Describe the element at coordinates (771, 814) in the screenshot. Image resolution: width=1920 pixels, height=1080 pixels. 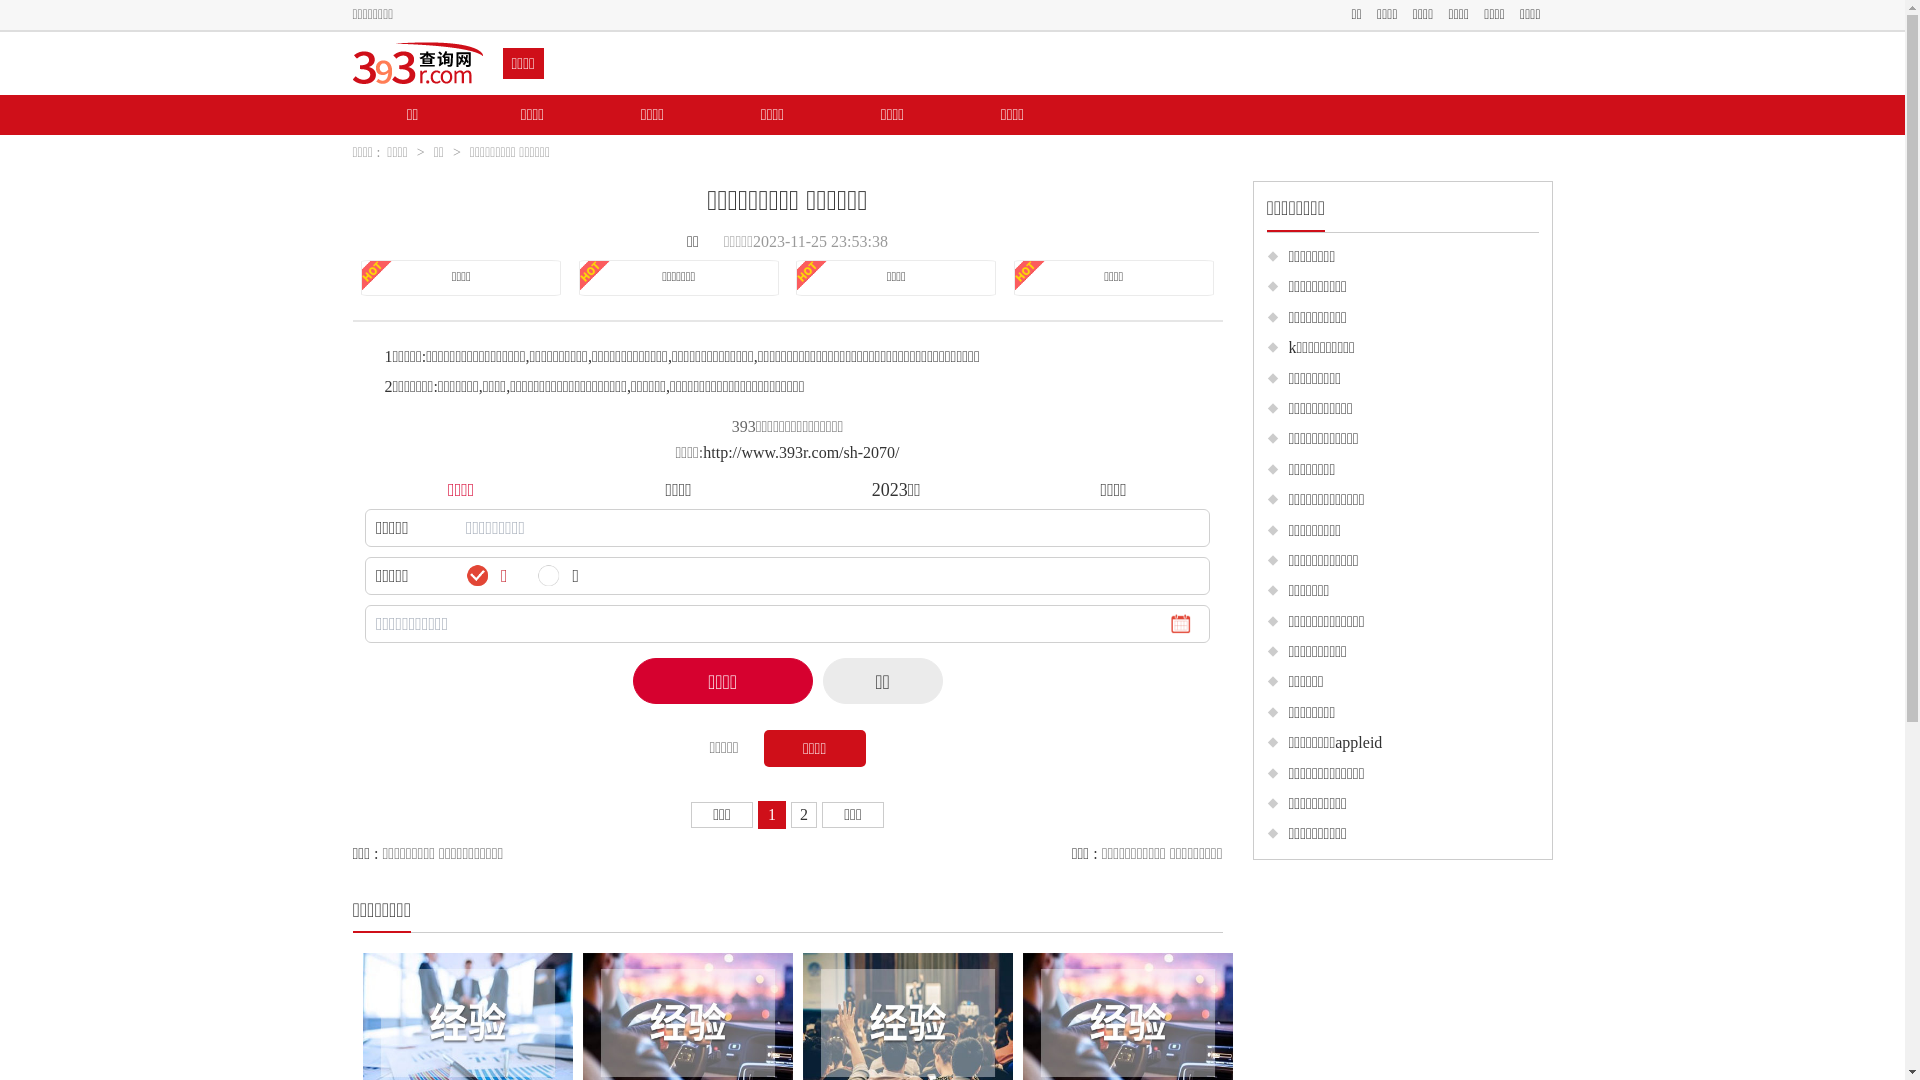
I see `'1'` at that location.